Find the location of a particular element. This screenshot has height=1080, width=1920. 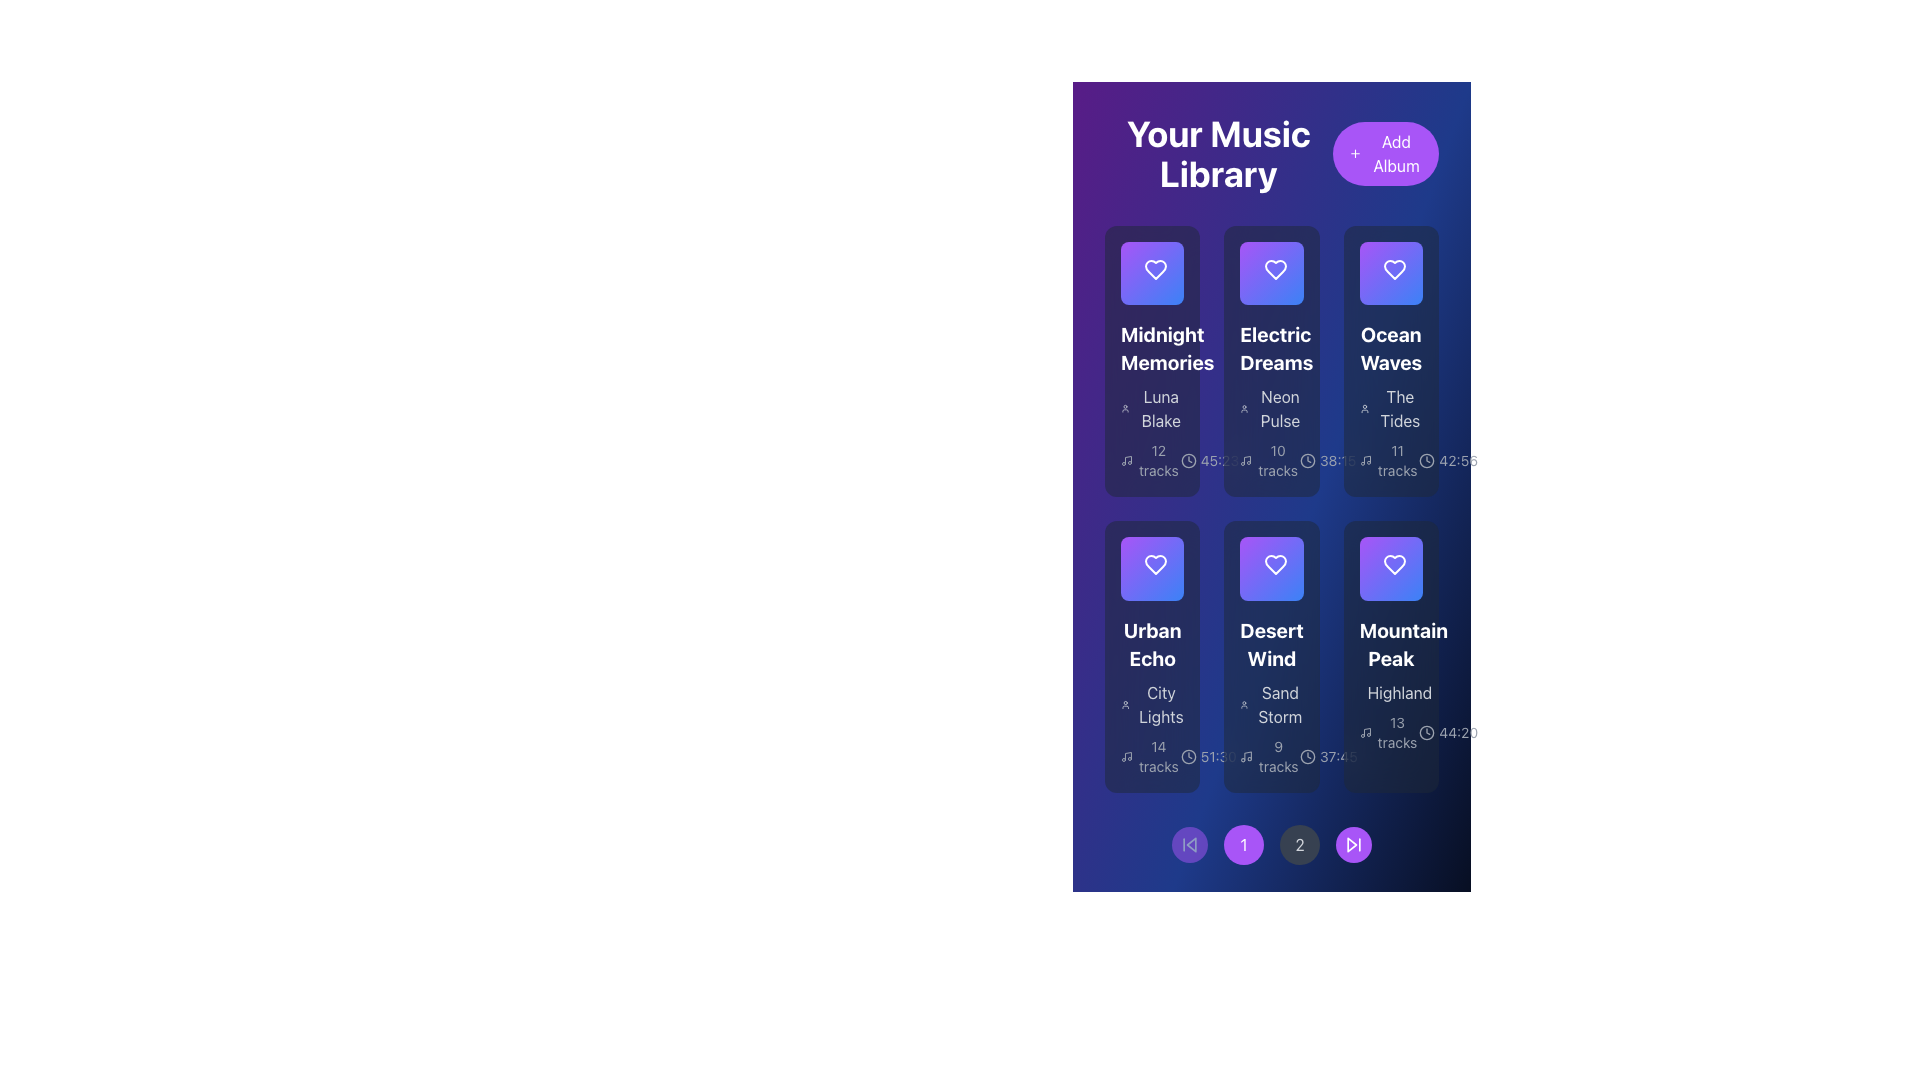

to select the Information card titled 'Electric Dreams' with a heart icon at the top, located in the second position of the top row in a grid layout is located at coordinates (1271, 361).